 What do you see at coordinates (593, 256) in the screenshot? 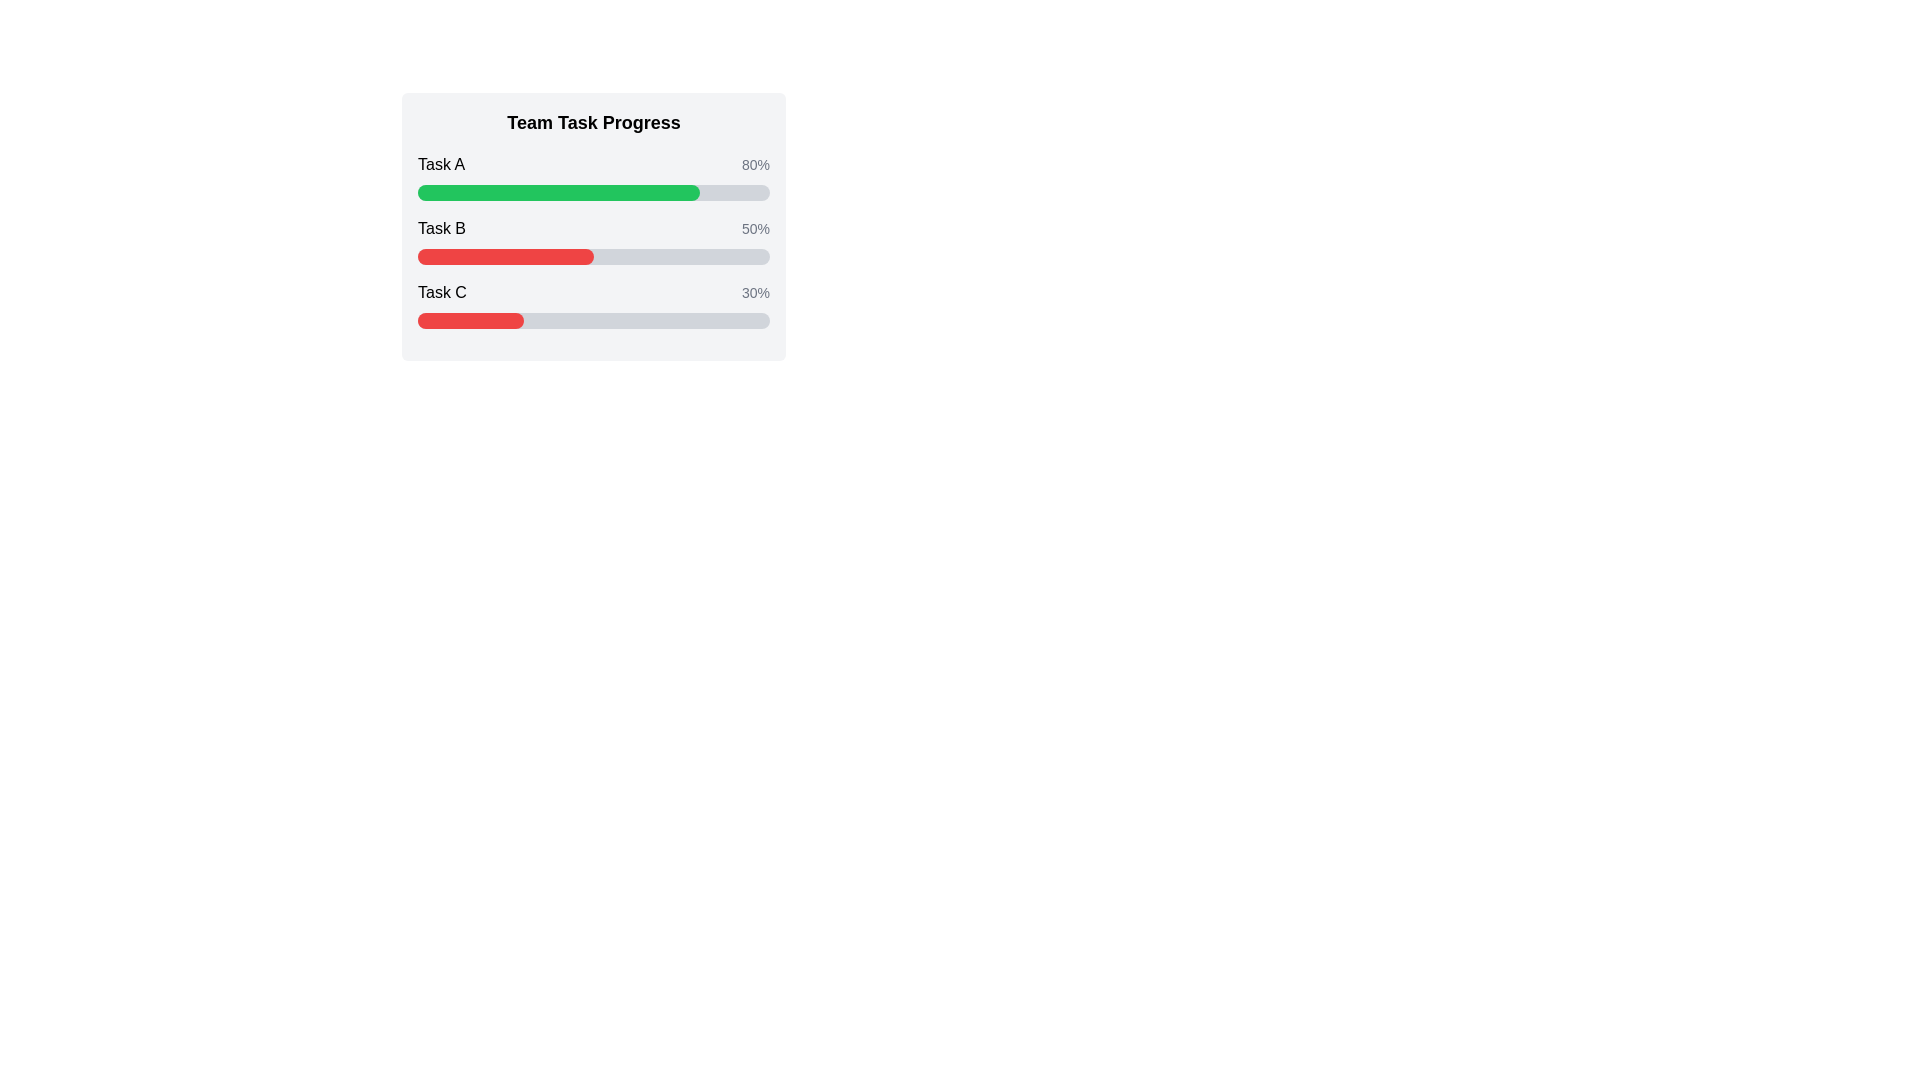
I see `the horizontal progress bar located below the 'Task B' label, which has a gray background and a red-filled section indicating 50% progress` at bounding box center [593, 256].